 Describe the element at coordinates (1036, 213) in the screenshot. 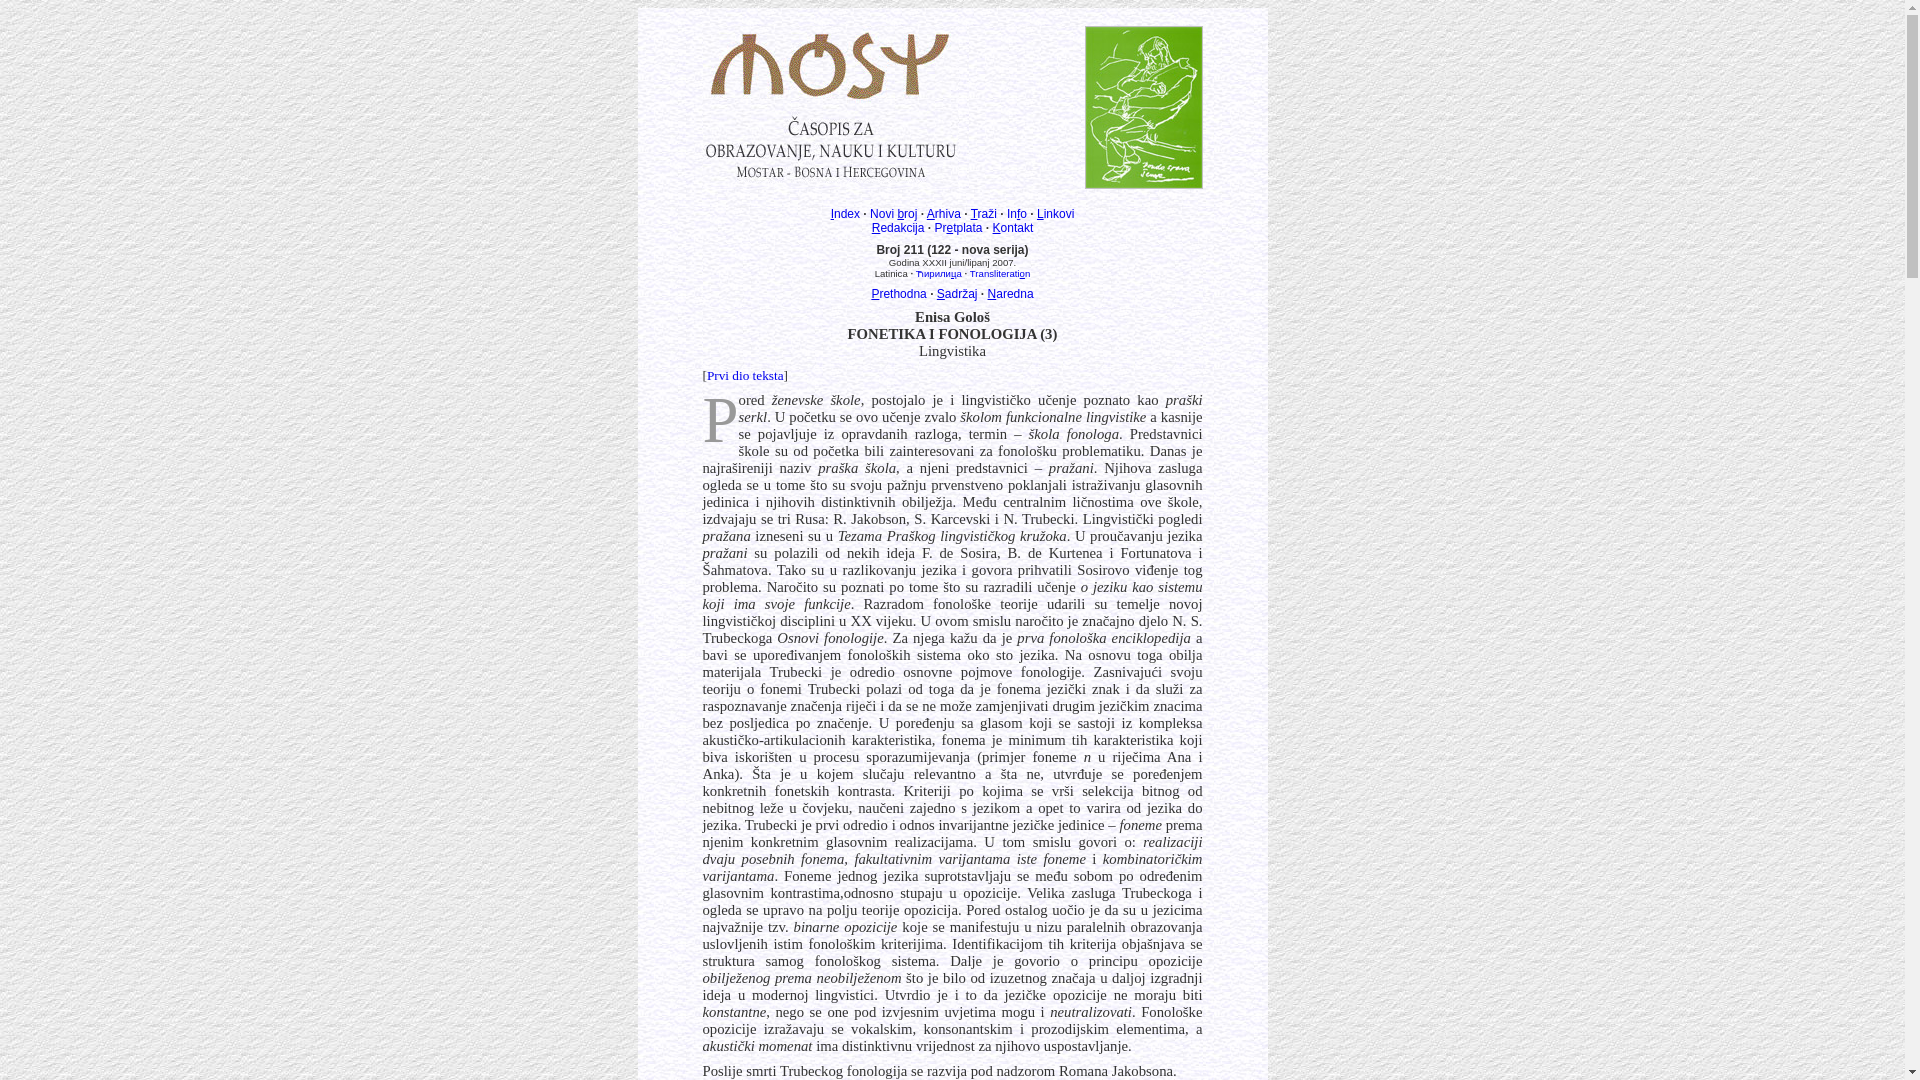

I see `'Linkovi'` at that location.